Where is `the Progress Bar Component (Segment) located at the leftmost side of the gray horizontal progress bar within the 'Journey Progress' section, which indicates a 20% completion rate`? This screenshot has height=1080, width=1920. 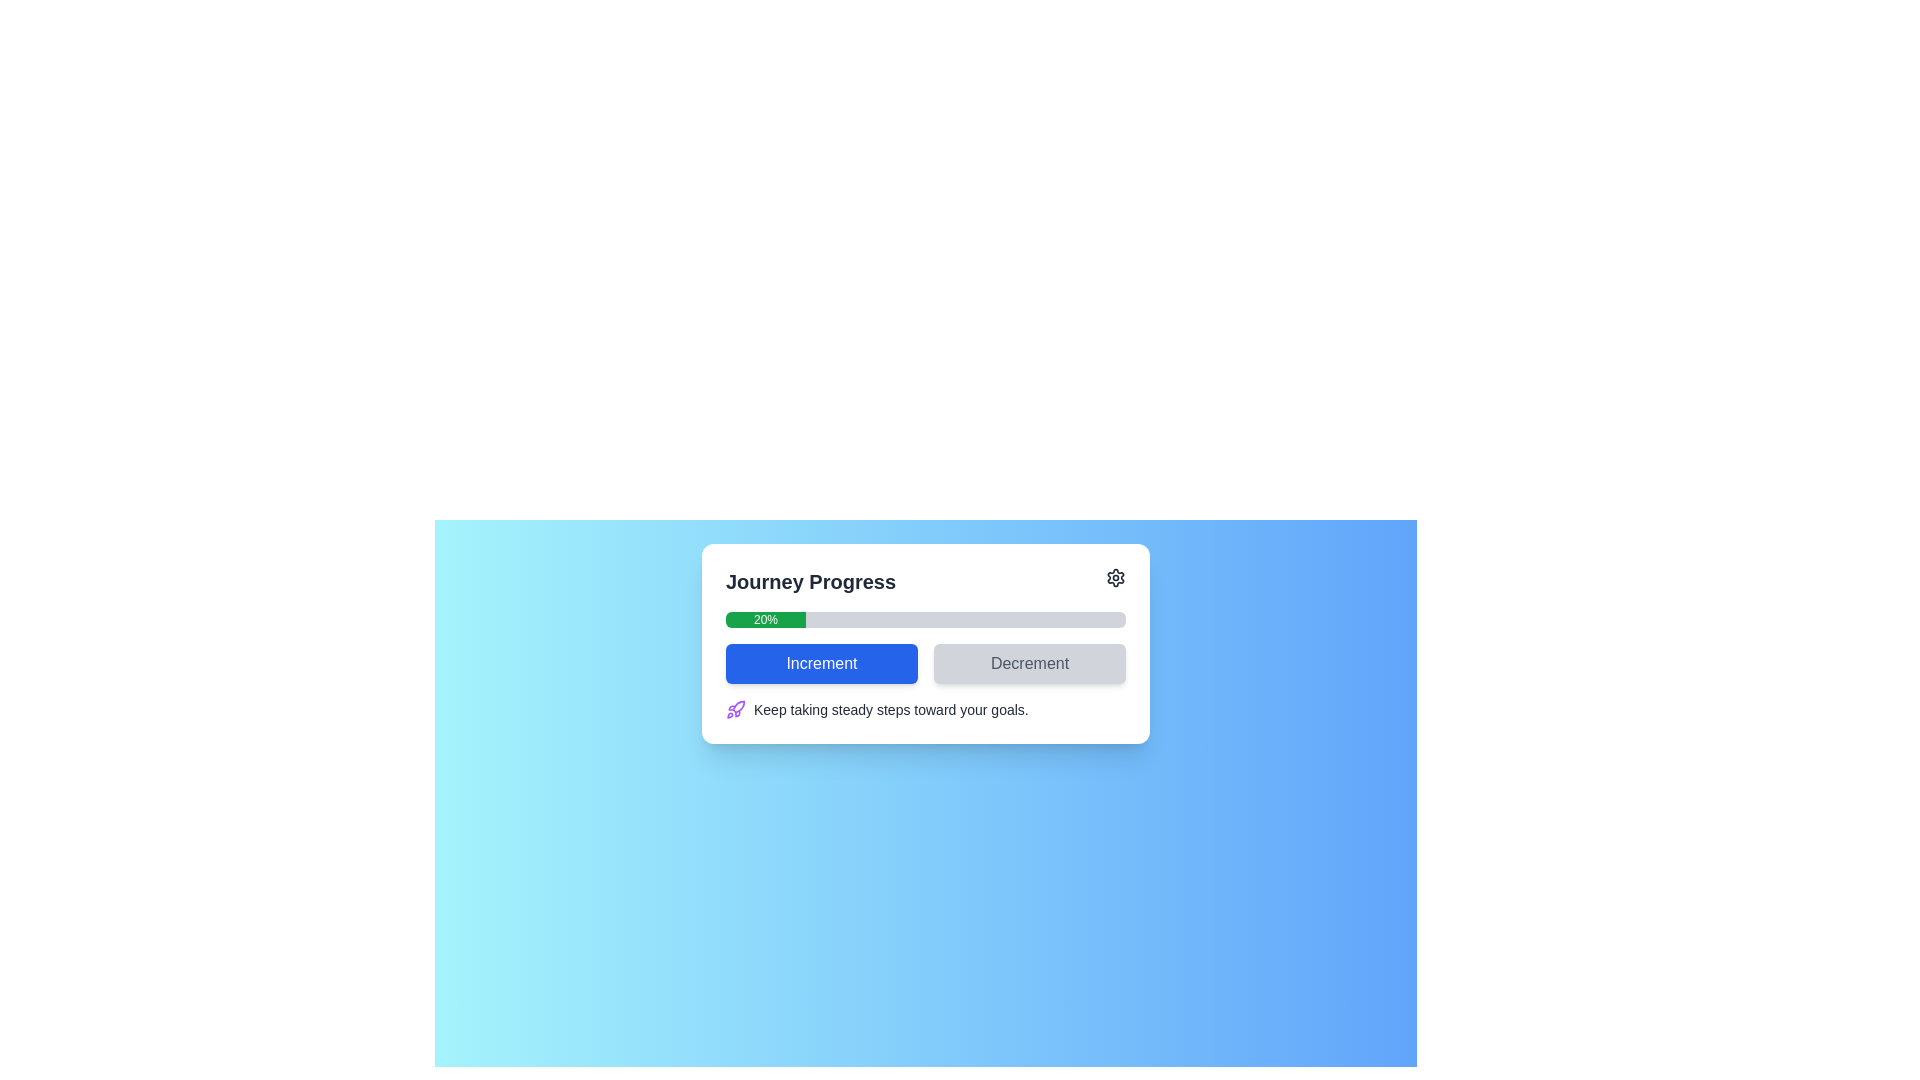 the Progress Bar Component (Segment) located at the leftmost side of the gray horizontal progress bar within the 'Journey Progress' section, which indicates a 20% completion rate is located at coordinates (765, 619).